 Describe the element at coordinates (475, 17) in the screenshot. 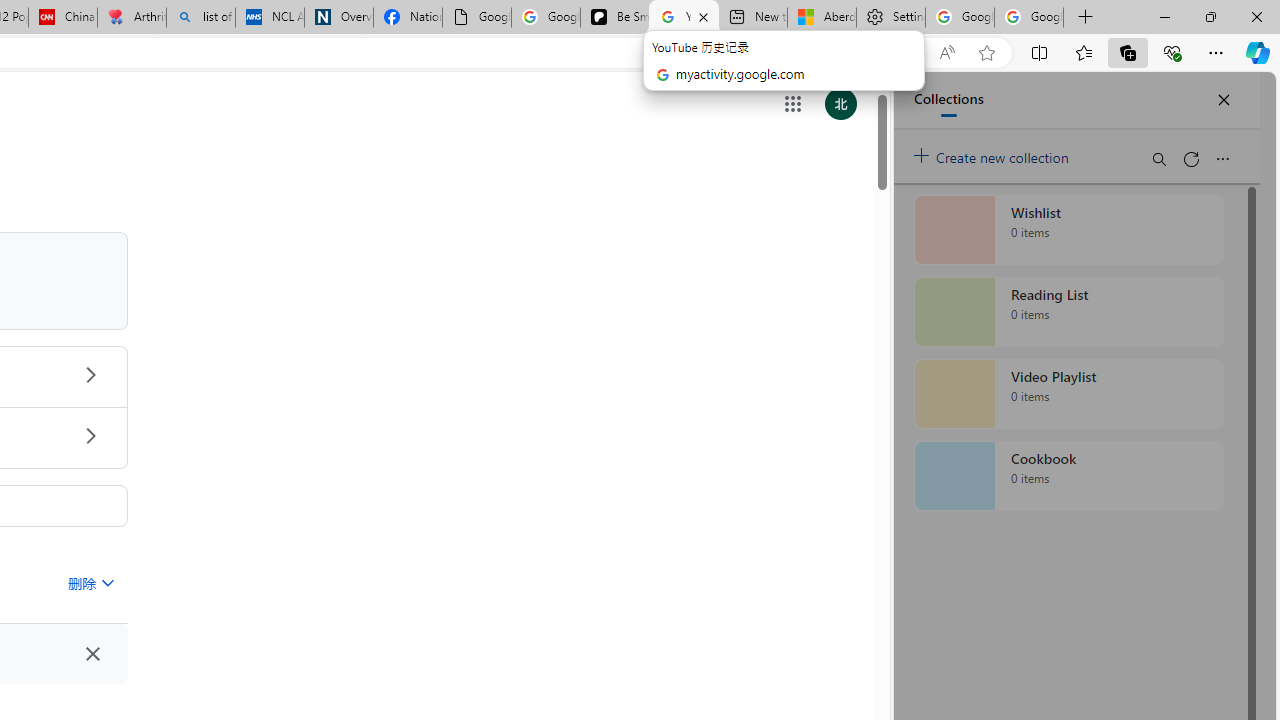

I see `'Google Analytics Opt-out Browser Add-on Download Page'` at that location.